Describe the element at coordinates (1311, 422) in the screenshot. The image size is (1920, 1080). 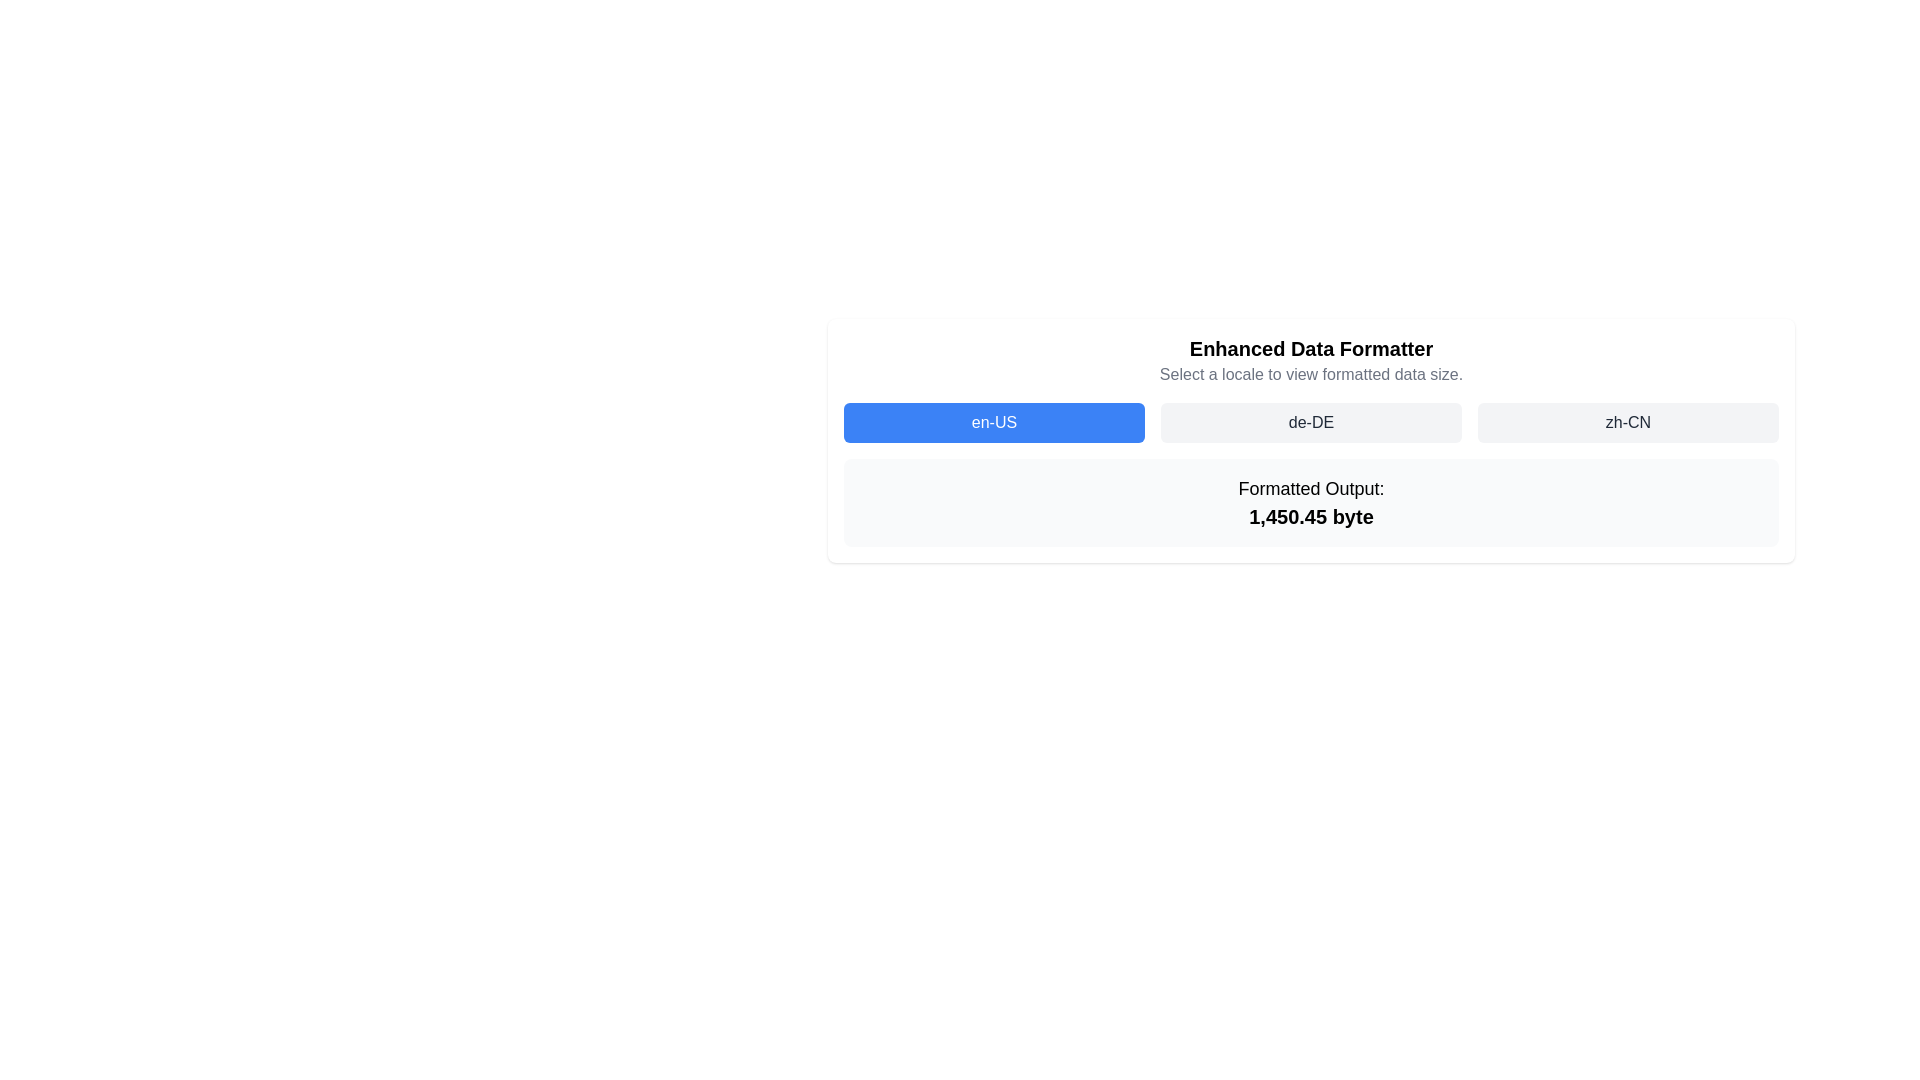
I see `the button` at that location.